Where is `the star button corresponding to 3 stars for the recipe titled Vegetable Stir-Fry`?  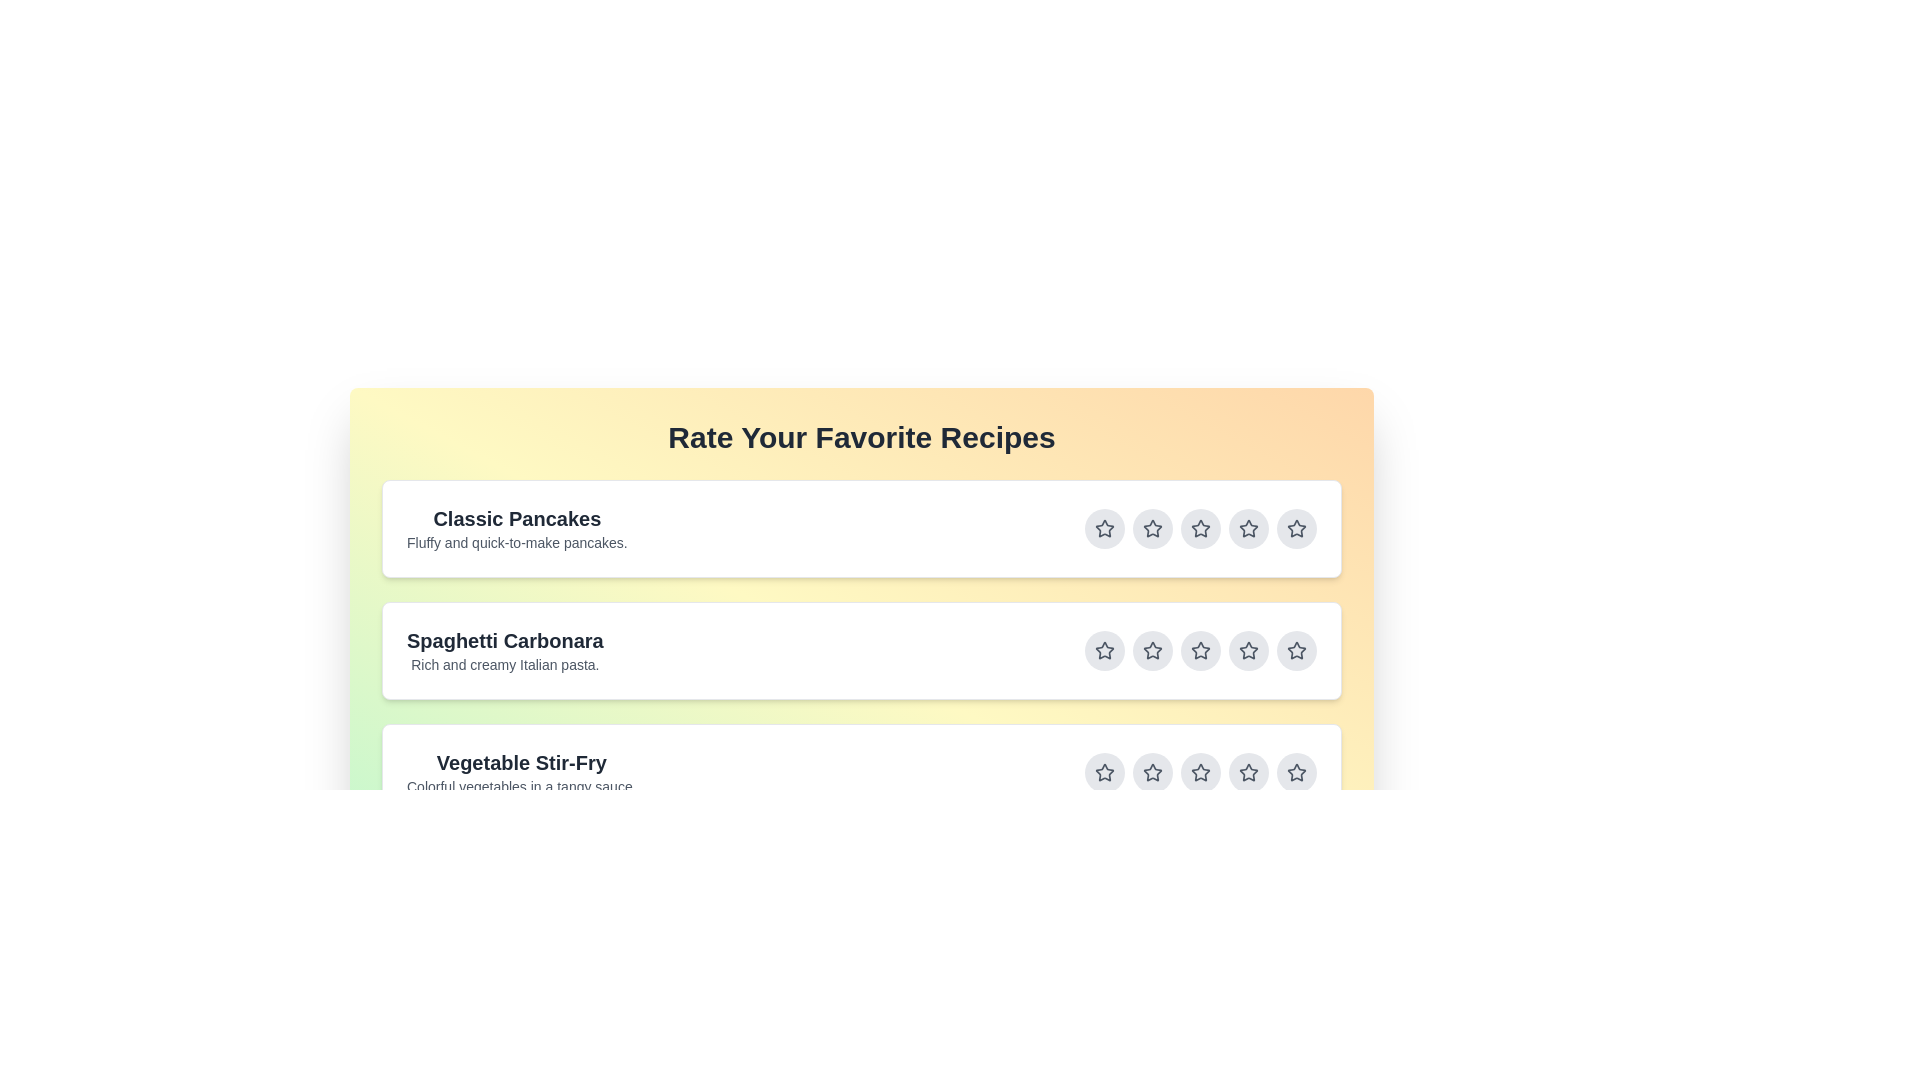
the star button corresponding to 3 stars for the recipe titled Vegetable Stir-Fry is located at coordinates (1200, 771).